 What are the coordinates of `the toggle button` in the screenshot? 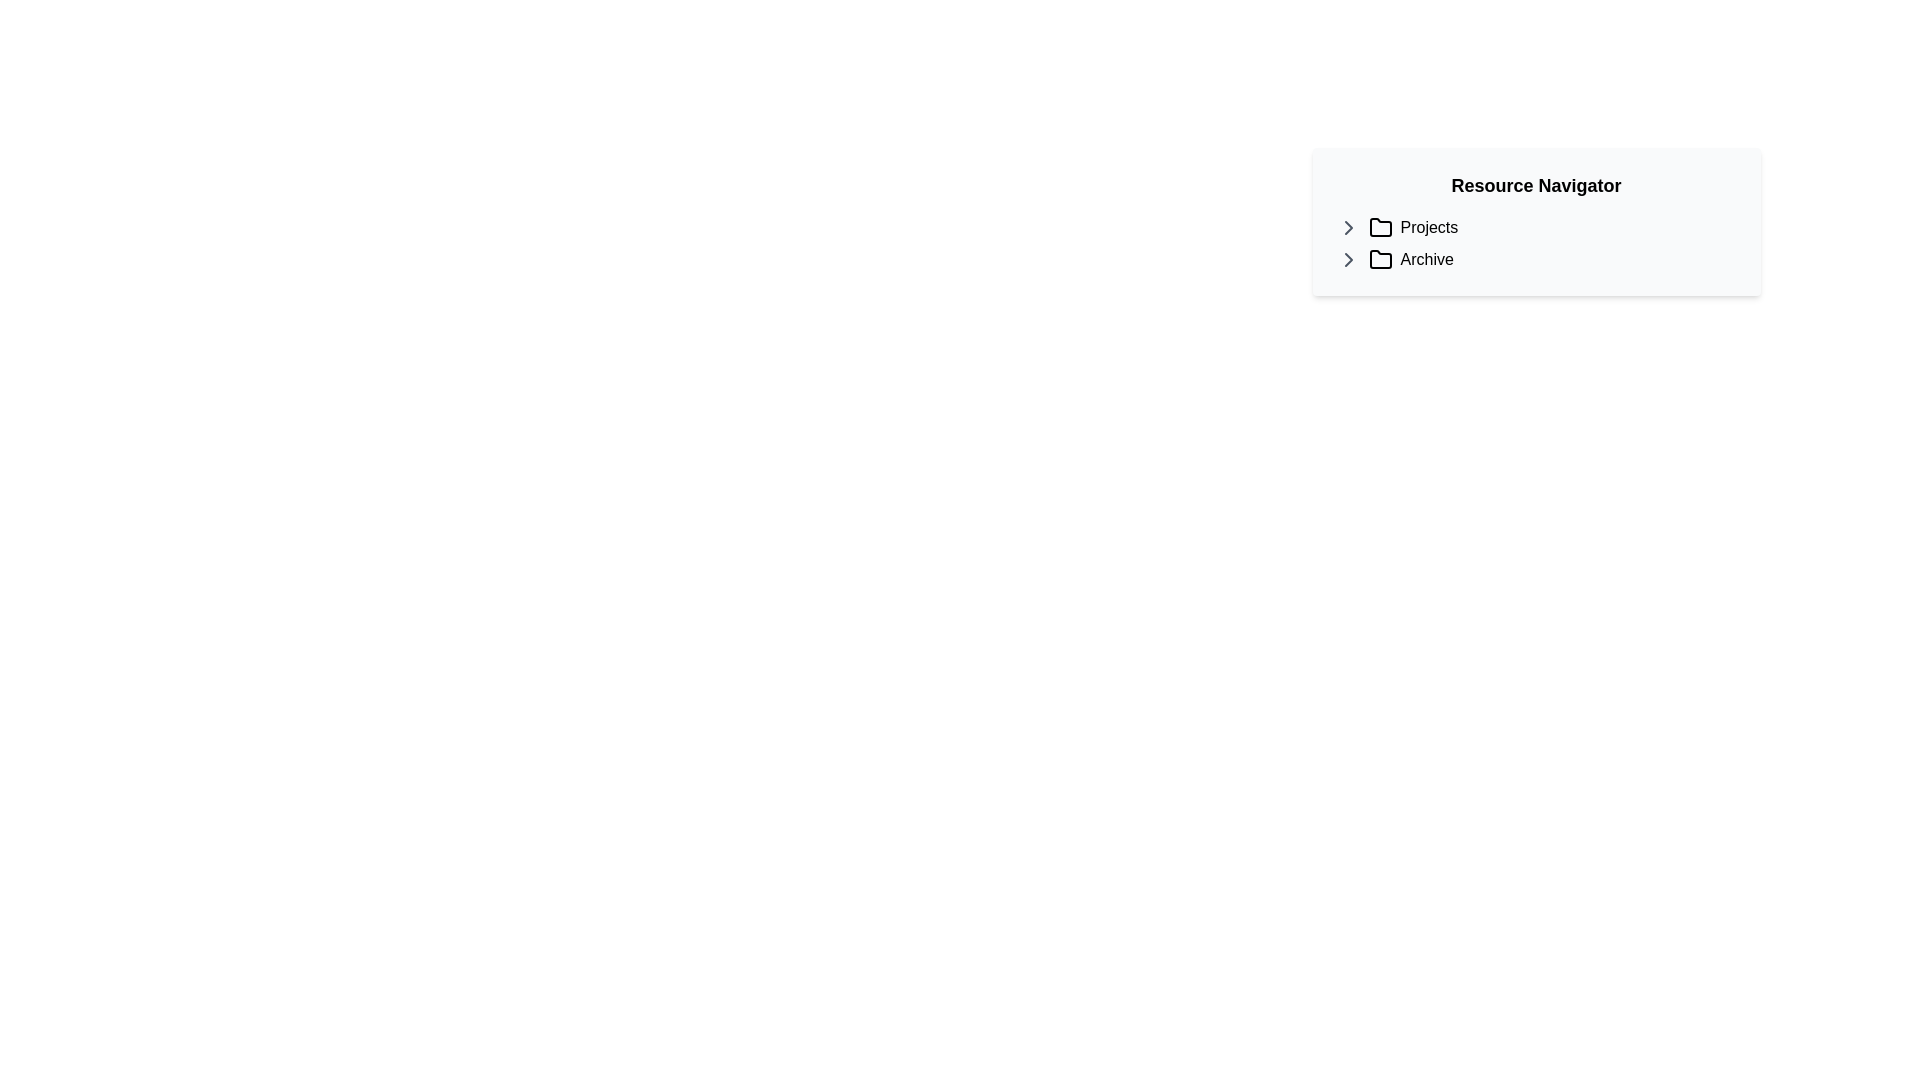 It's located at (1348, 226).